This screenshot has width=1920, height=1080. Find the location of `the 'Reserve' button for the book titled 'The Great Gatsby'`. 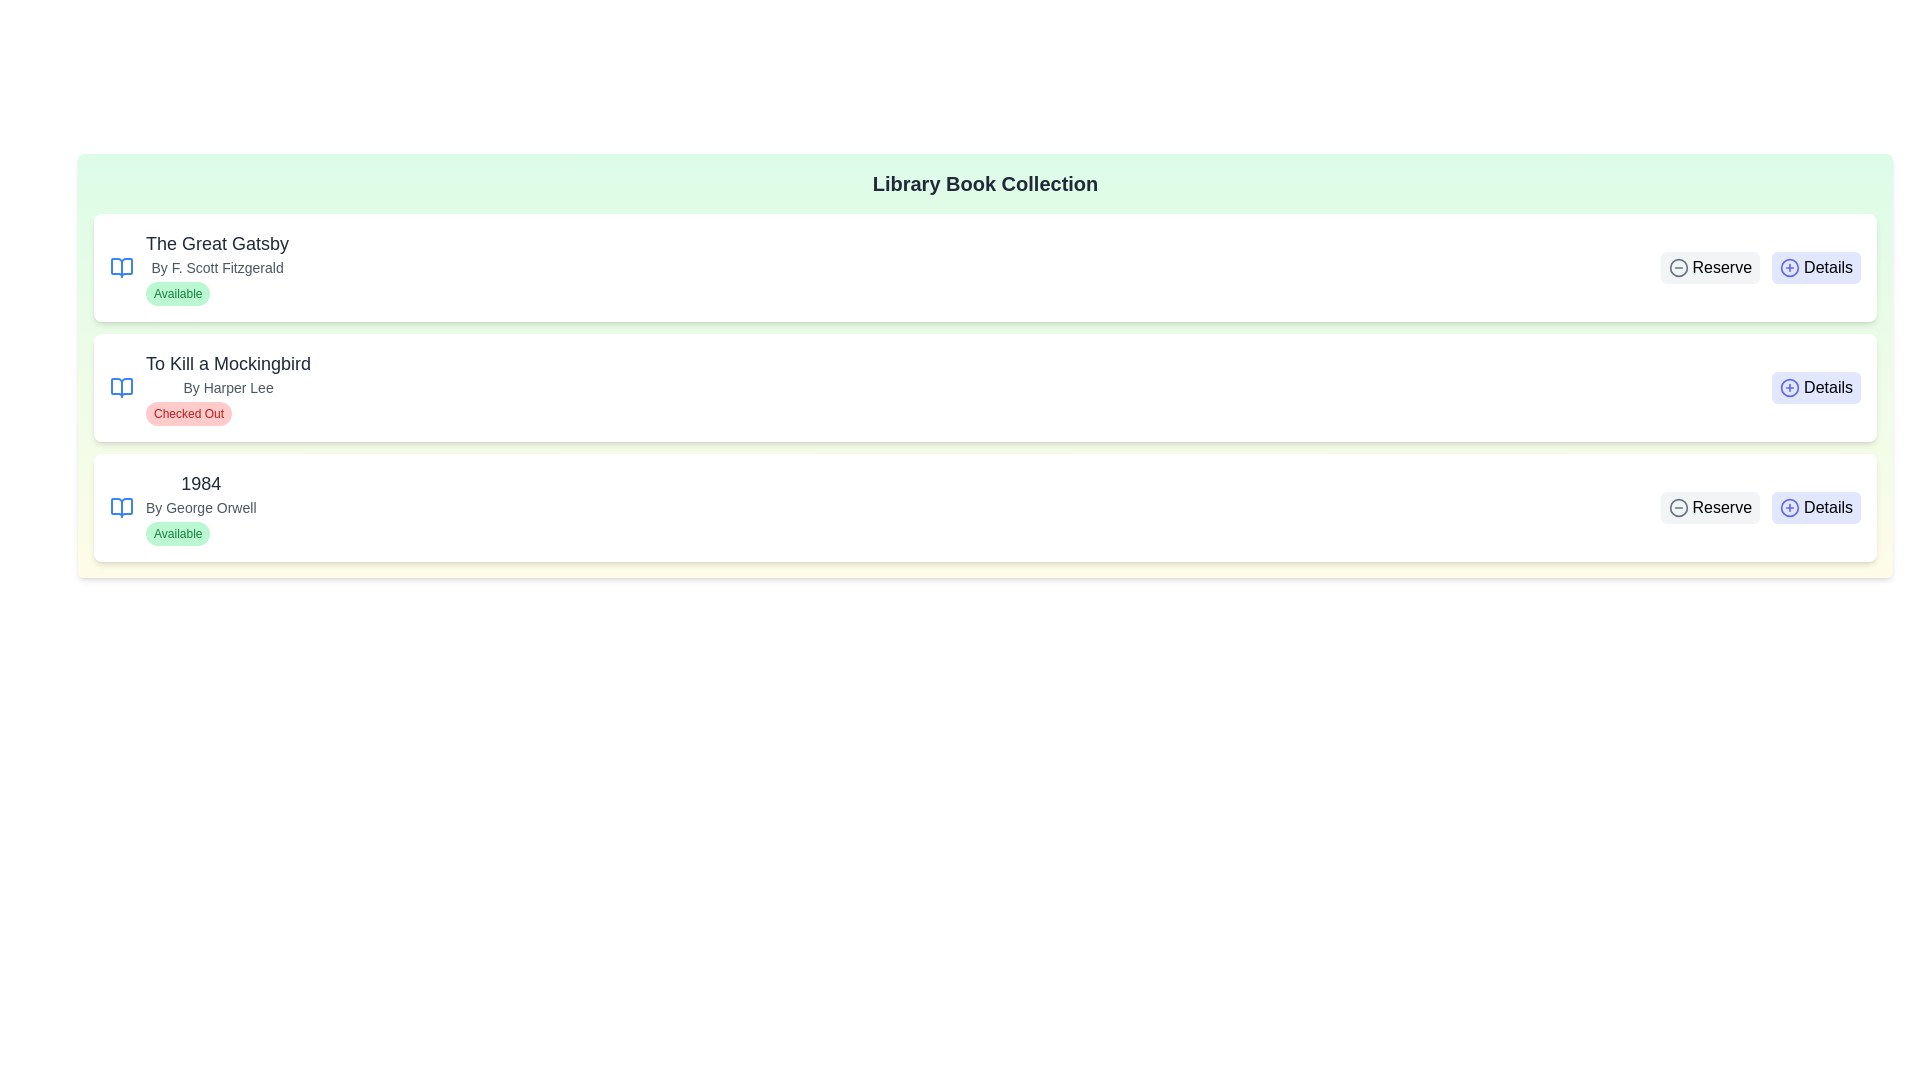

the 'Reserve' button for the book titled 'The Great Gatsby' is located at coordinates (1709, 266).